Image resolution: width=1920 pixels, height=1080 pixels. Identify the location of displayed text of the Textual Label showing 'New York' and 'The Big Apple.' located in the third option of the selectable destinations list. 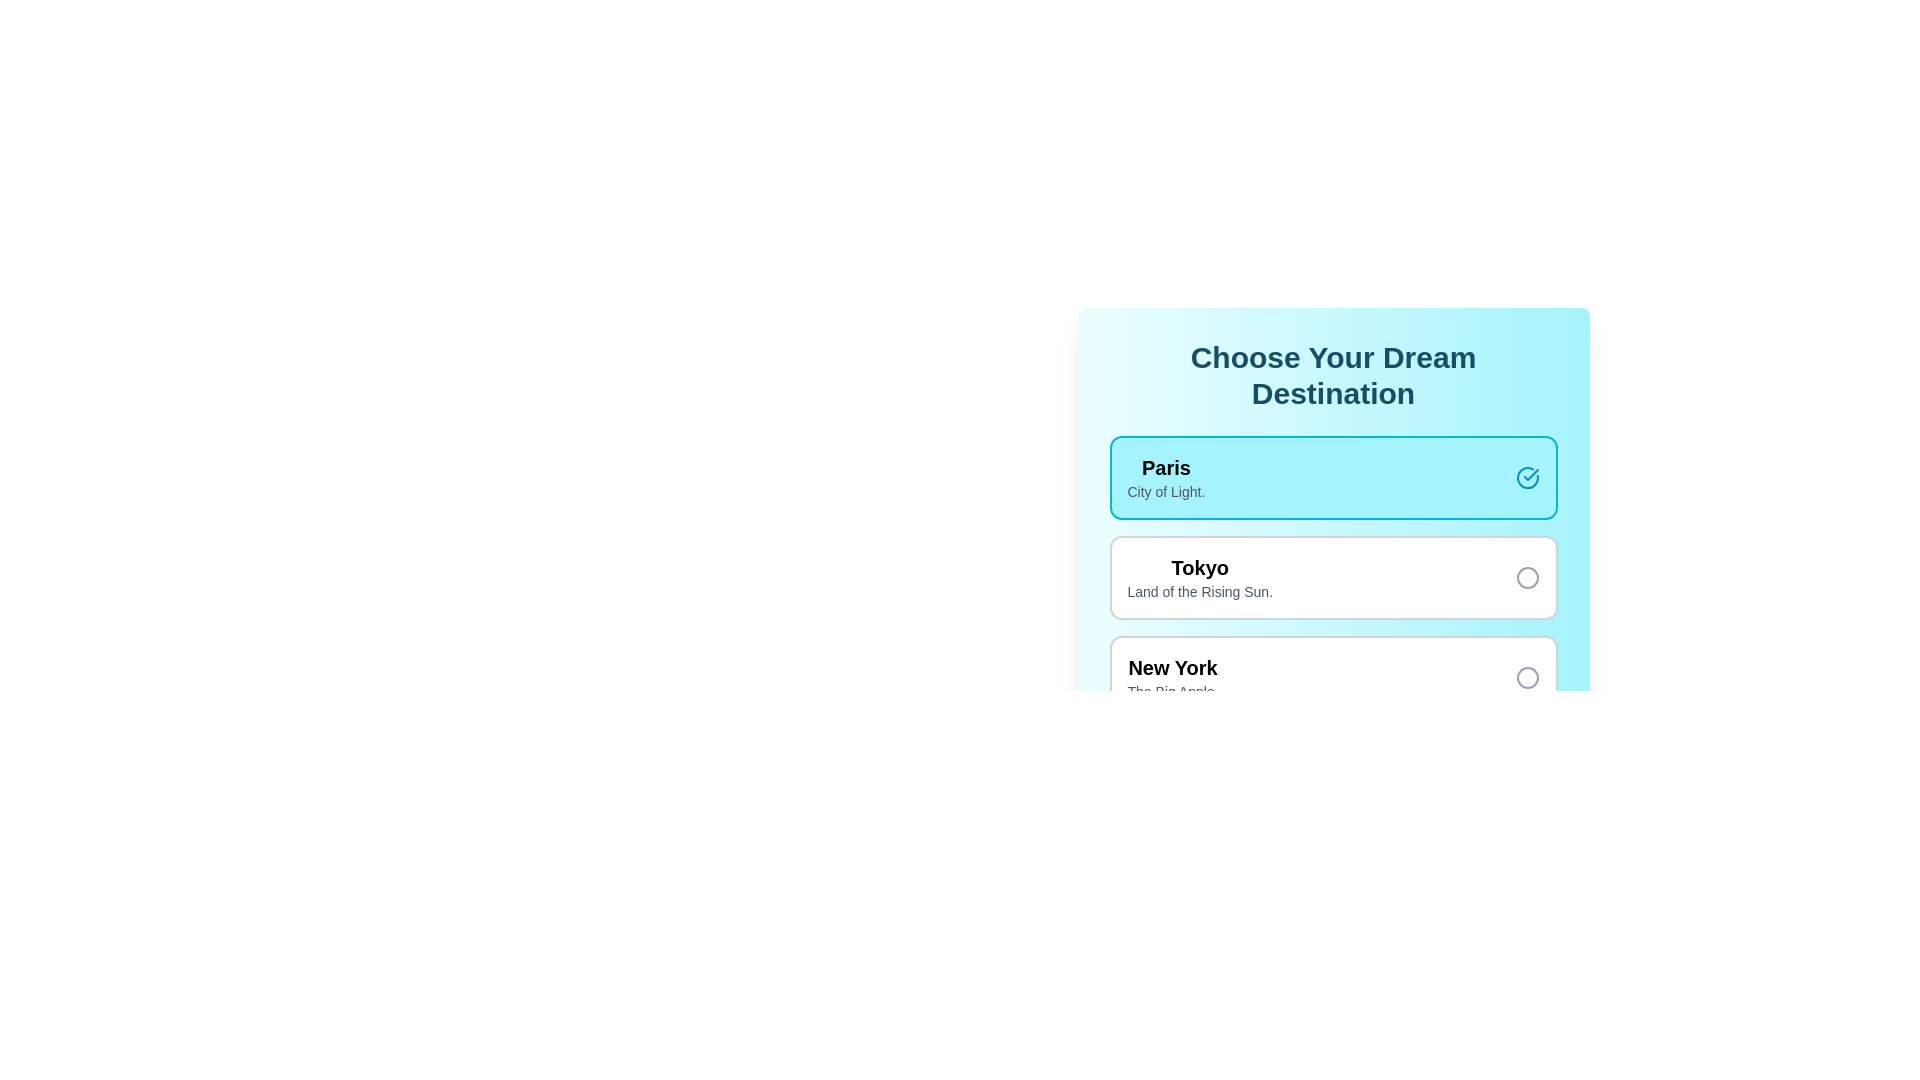
(1173, 677).